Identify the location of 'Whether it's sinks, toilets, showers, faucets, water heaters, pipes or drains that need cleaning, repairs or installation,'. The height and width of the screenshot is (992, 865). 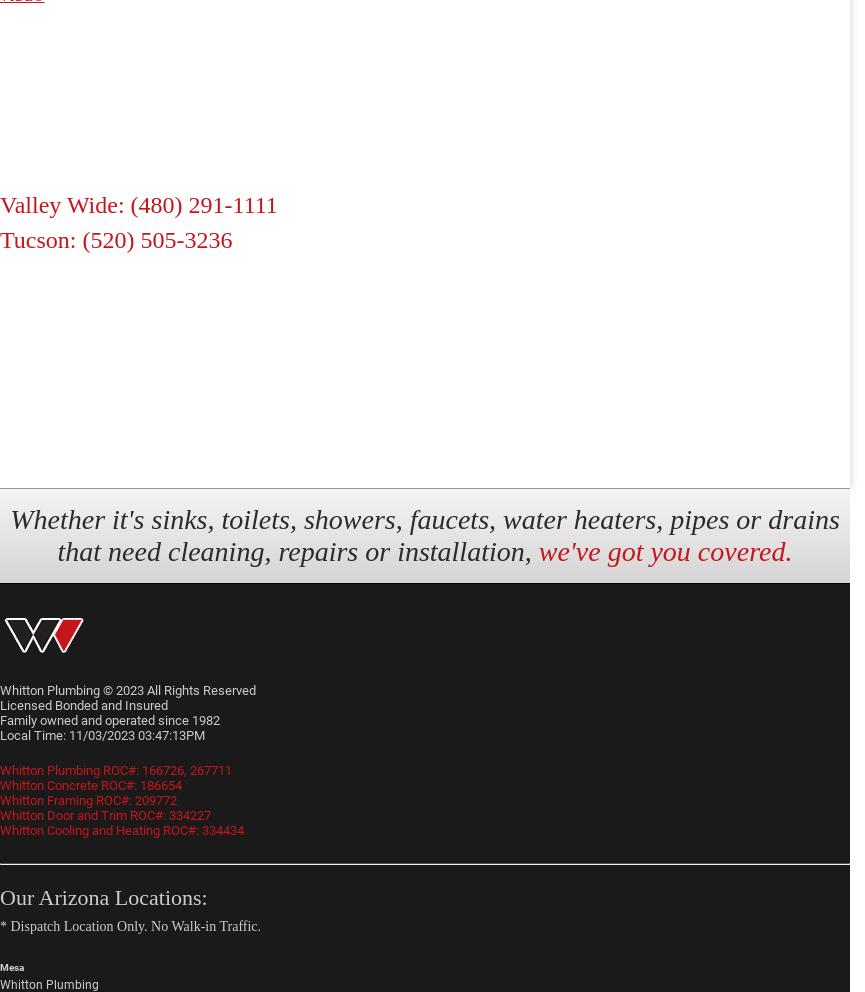
(424, 533).